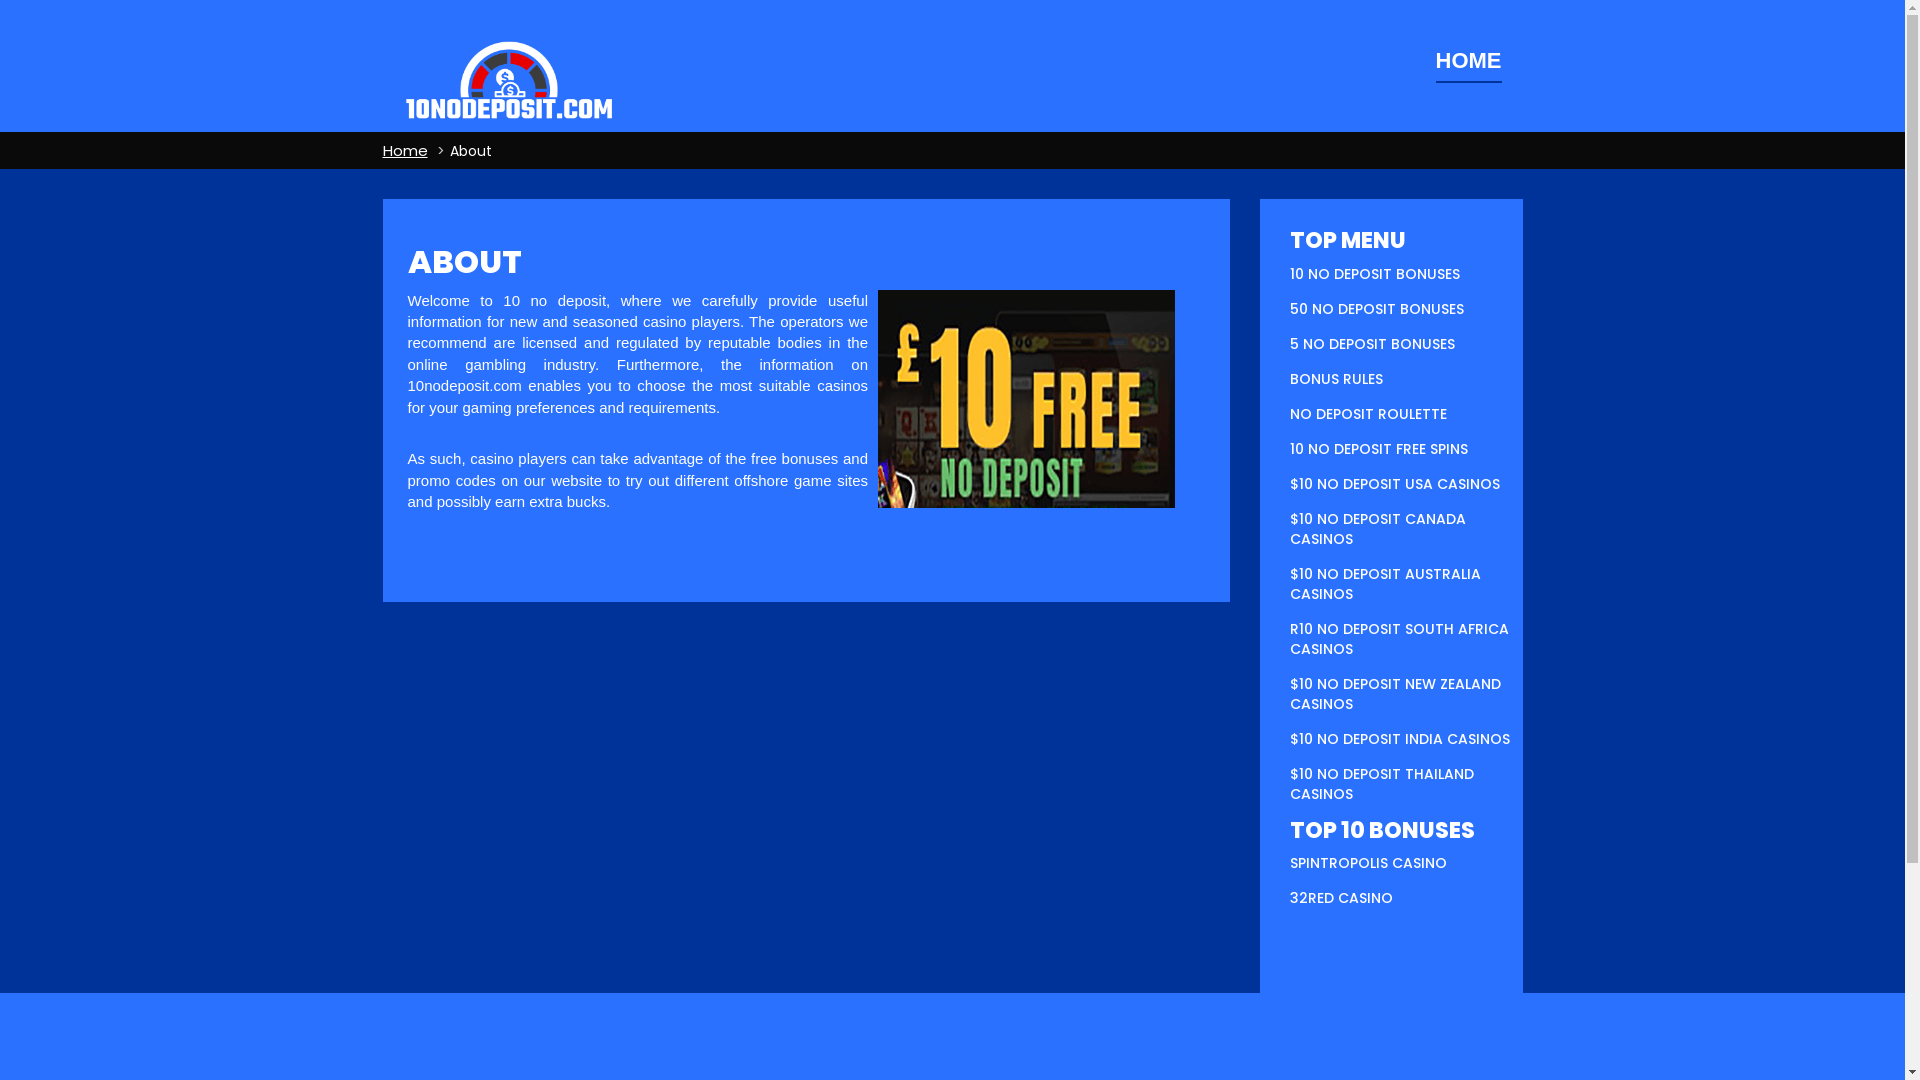  I want to click on '32RED CASINO', so click(1341, 897).